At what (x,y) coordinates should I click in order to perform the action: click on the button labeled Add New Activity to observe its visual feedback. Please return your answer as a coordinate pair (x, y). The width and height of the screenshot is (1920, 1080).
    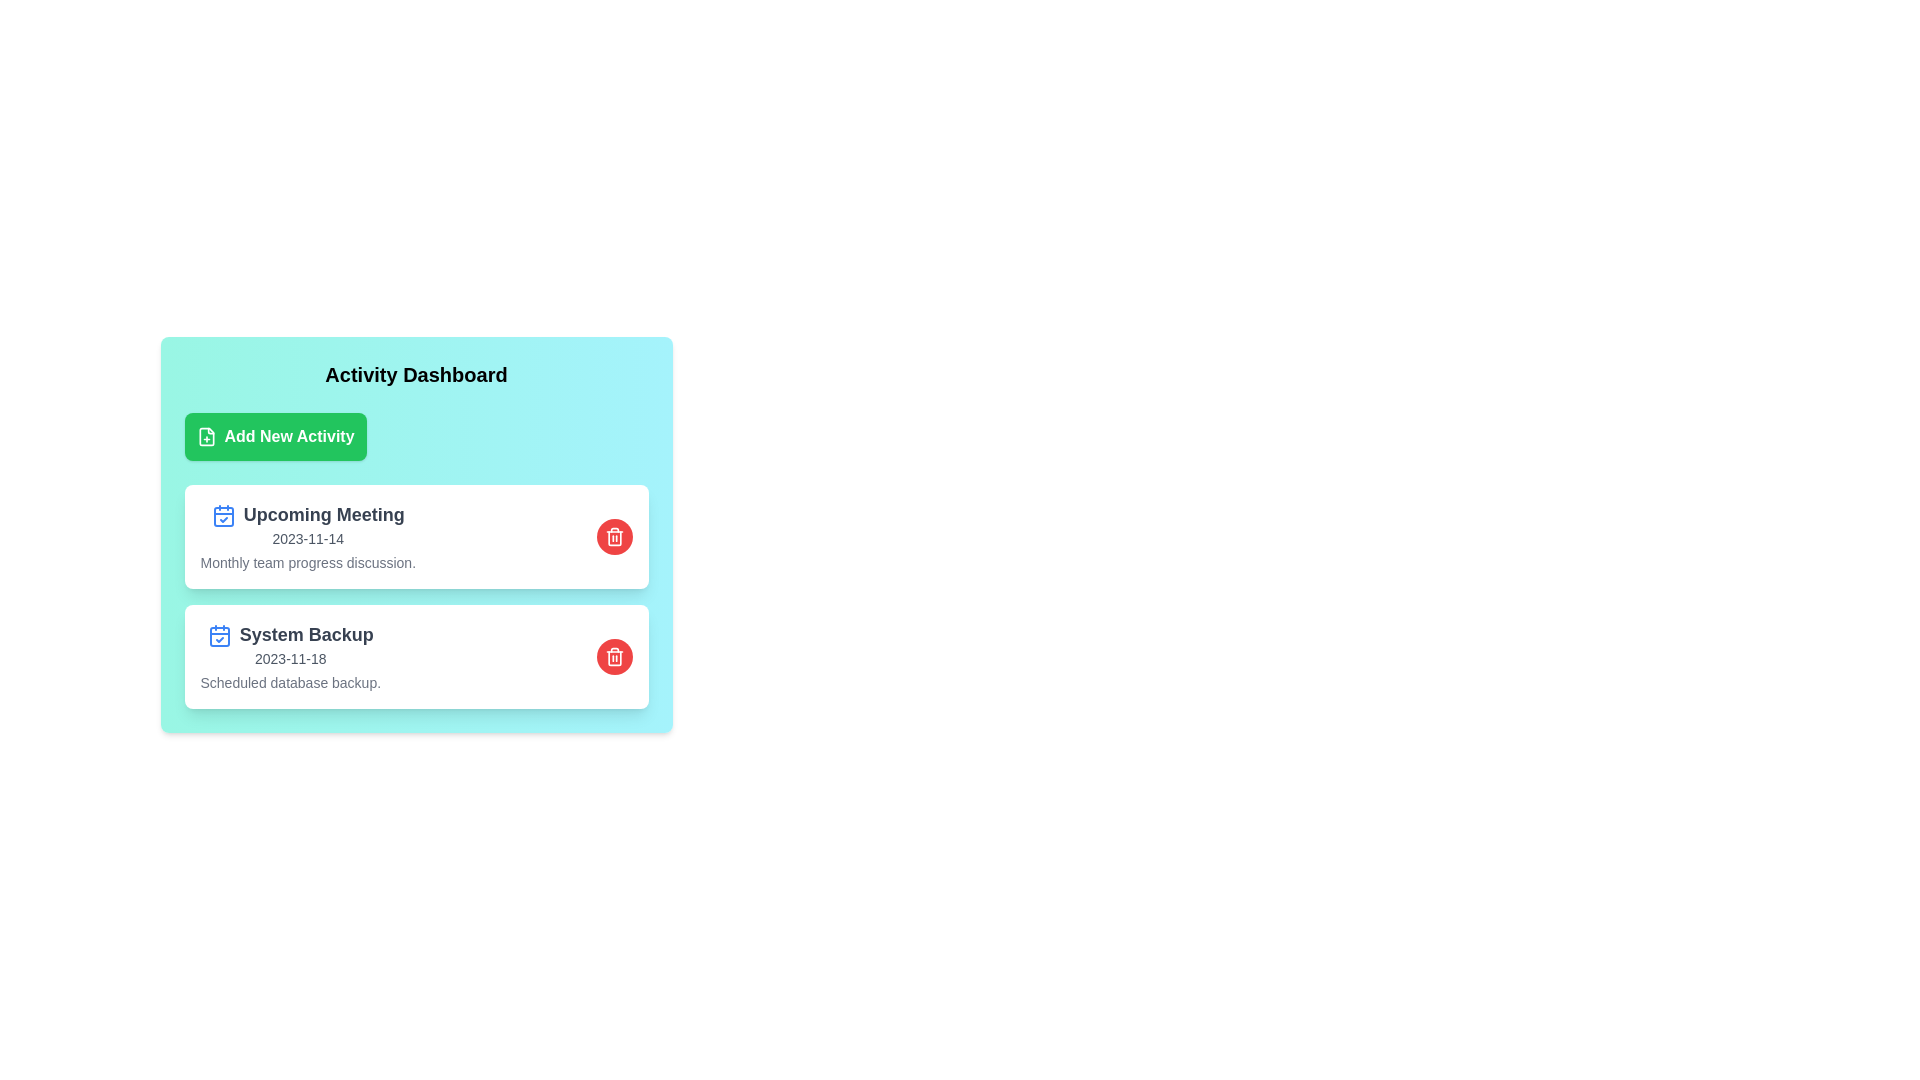
    Looking at the image, I should click on (274, 435).